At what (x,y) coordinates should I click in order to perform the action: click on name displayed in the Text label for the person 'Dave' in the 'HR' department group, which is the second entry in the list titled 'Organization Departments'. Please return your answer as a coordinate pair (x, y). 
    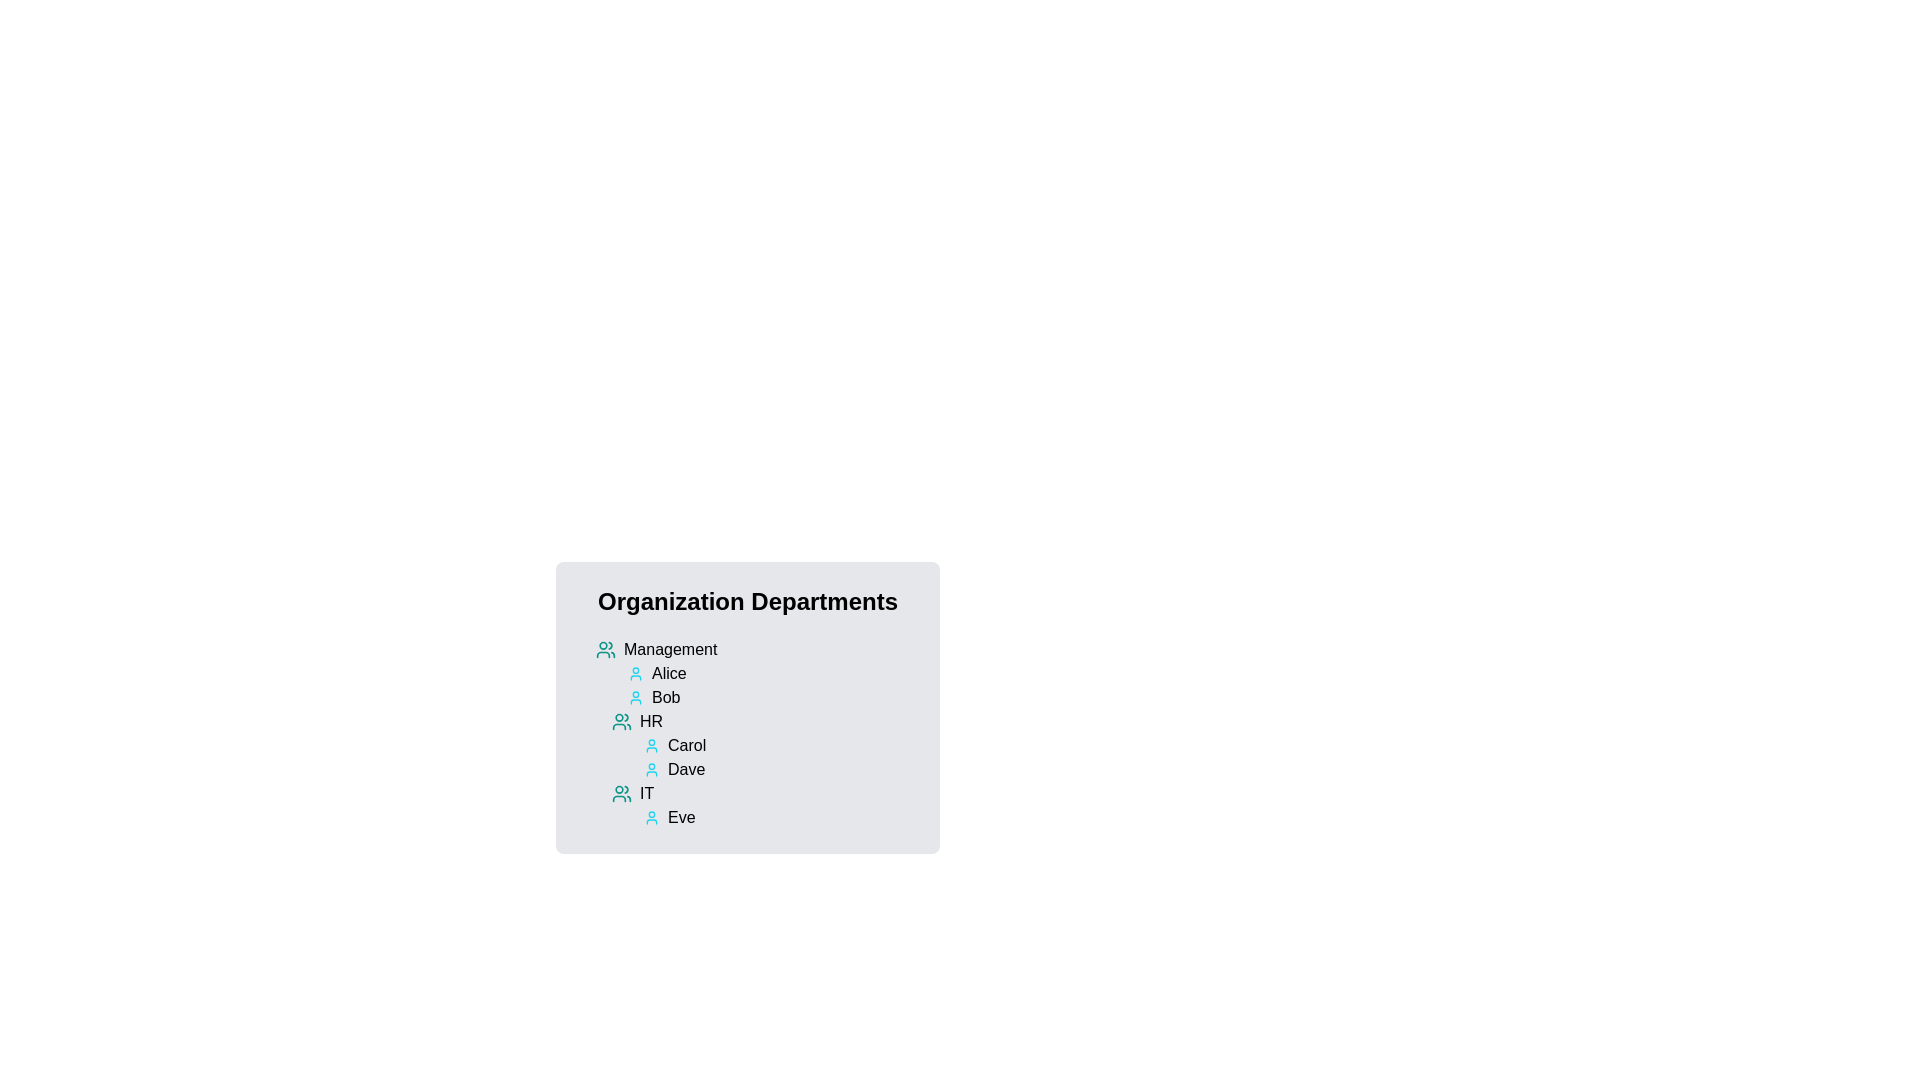
    Looking at the image, I should click on (686, 769).